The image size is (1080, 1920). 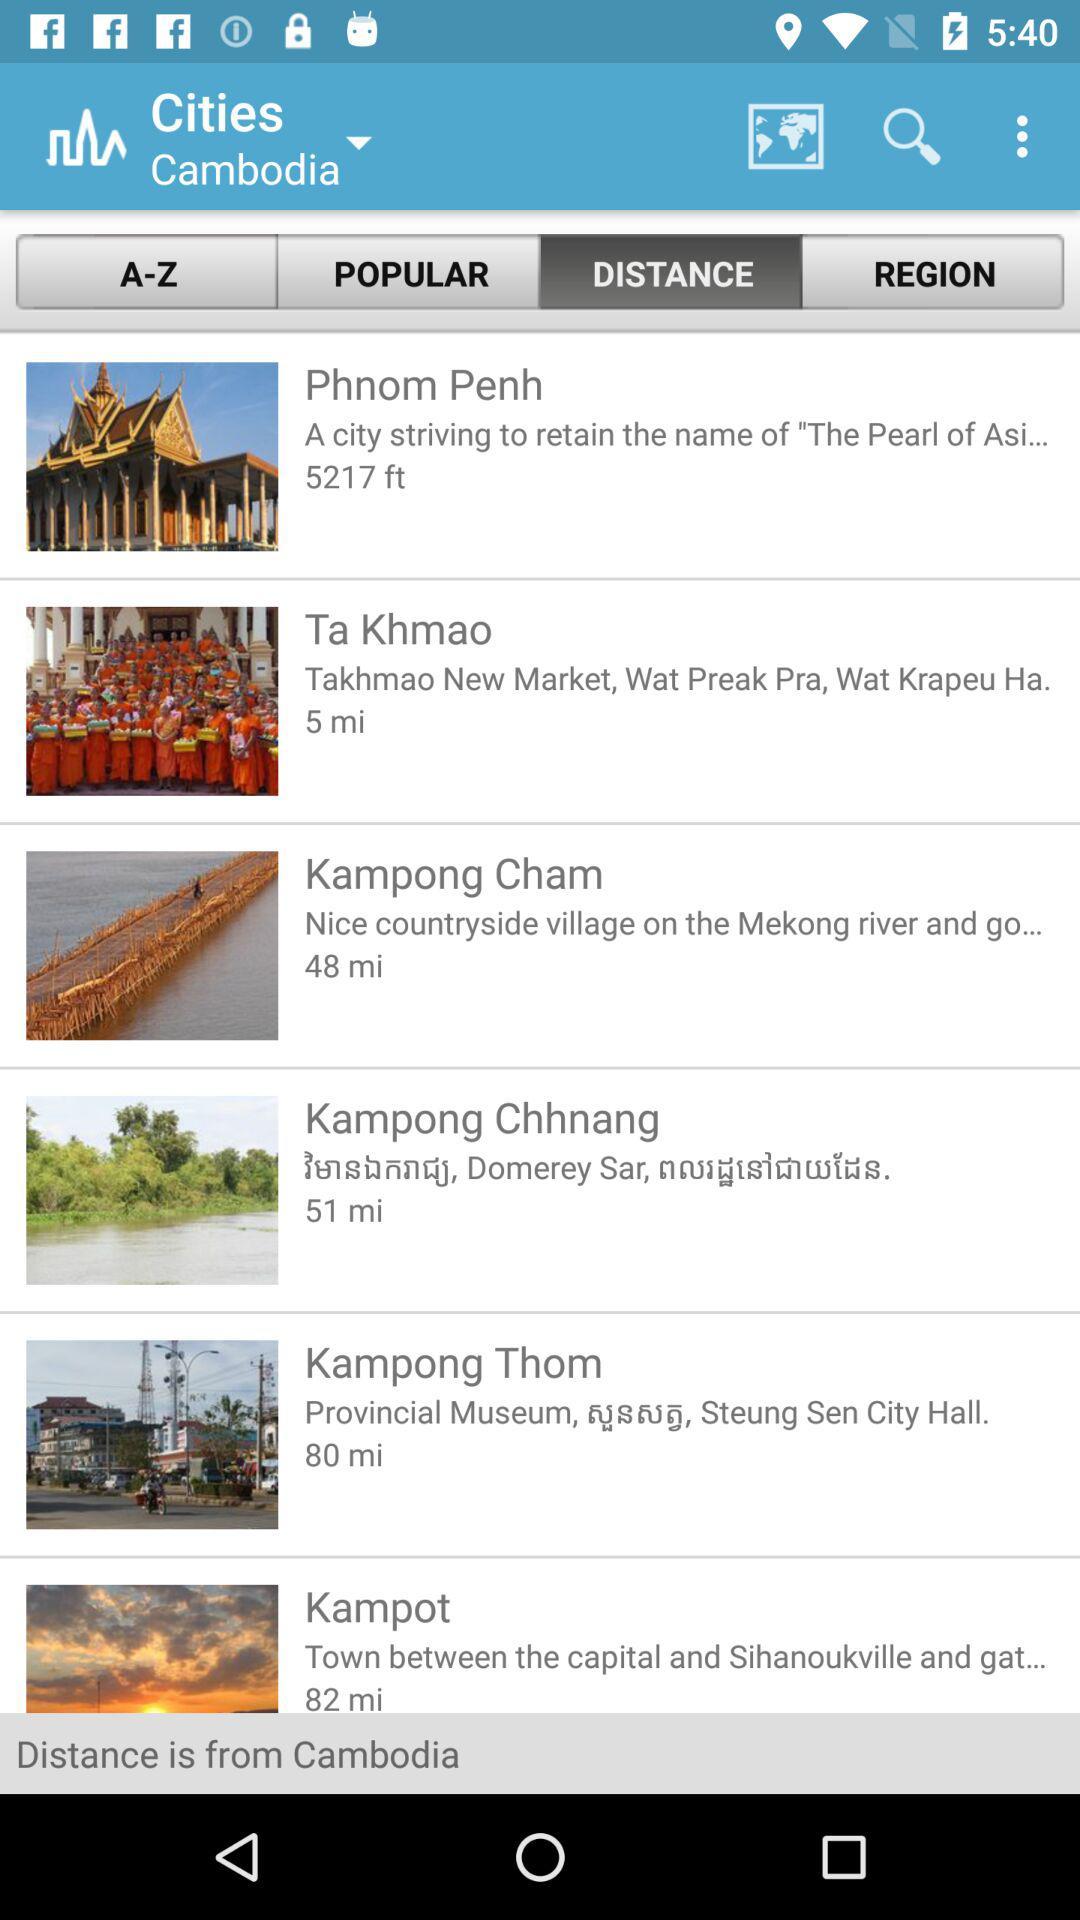 I want to click on the icon next to the popular, so click(x=145, y=272).